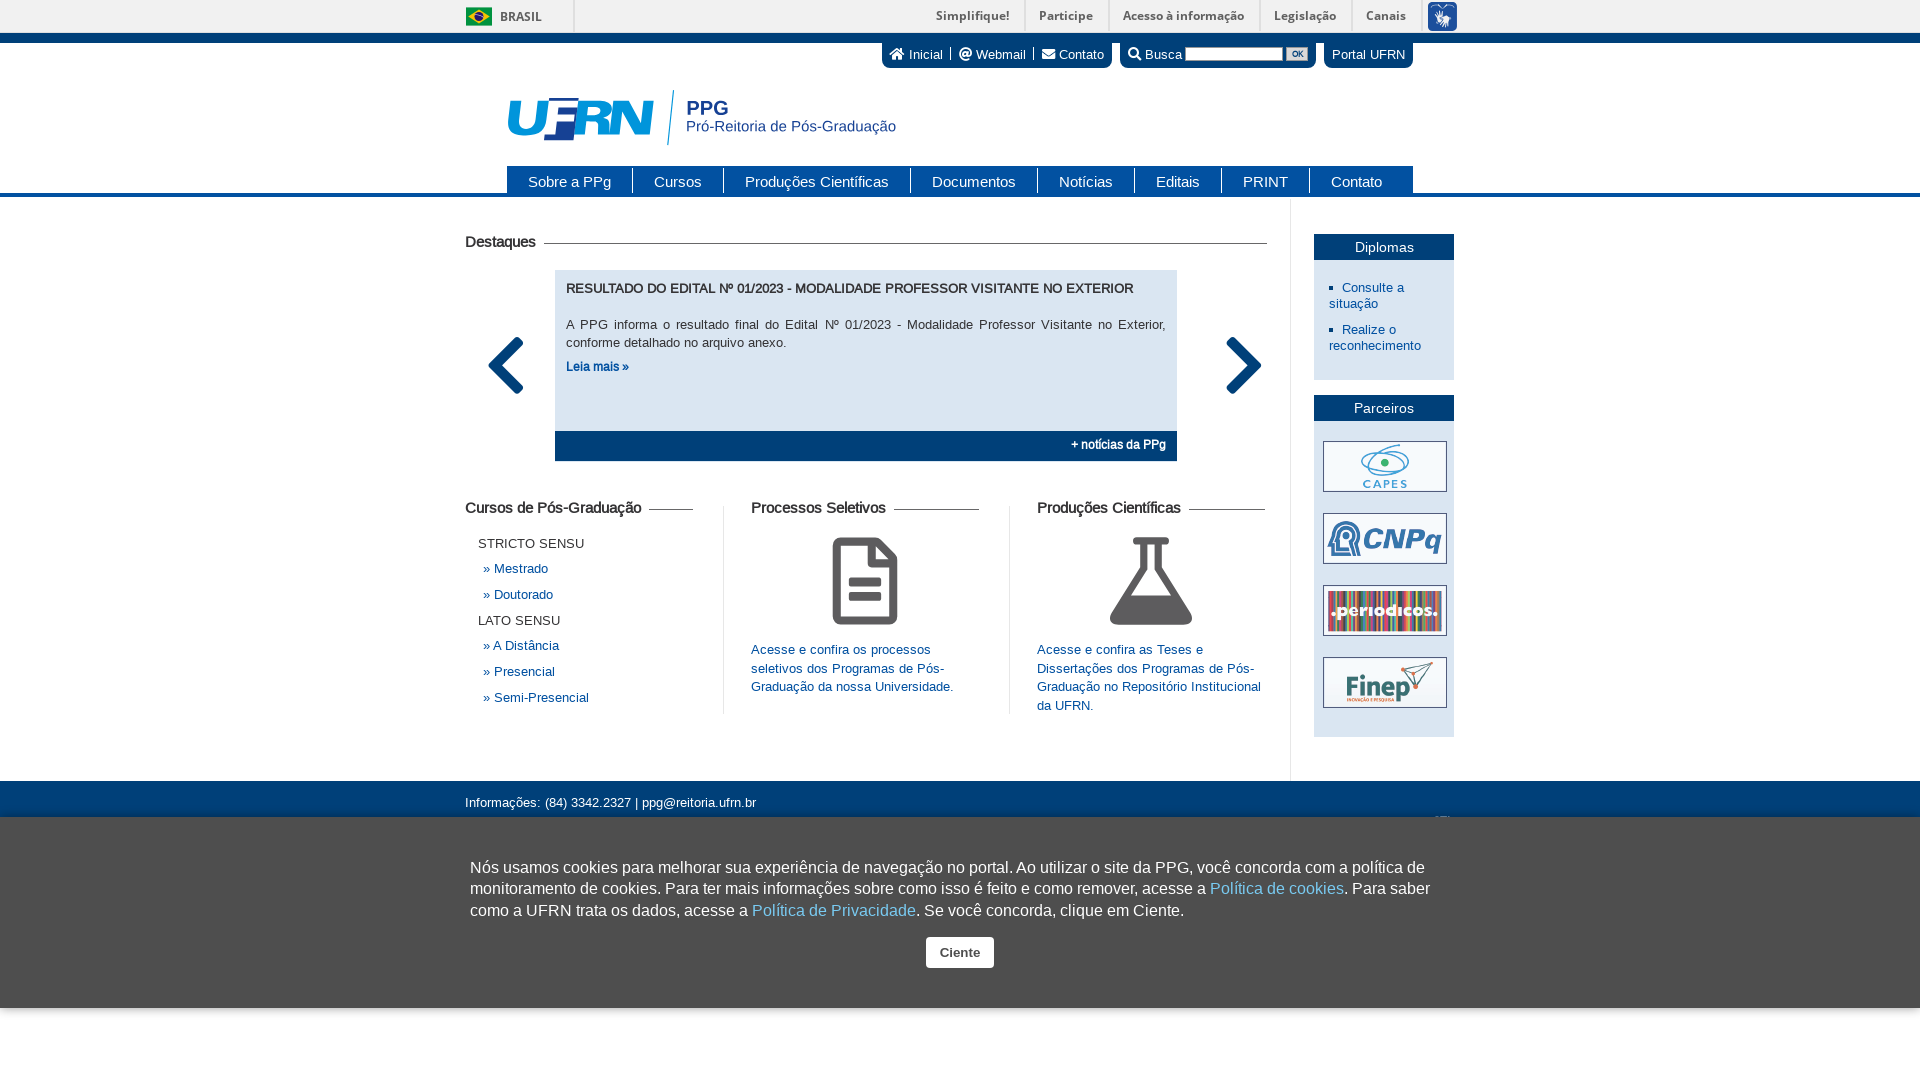 This screenshot has height=1080, width=1920. I want to click on 'OK', so click(1286, 53).